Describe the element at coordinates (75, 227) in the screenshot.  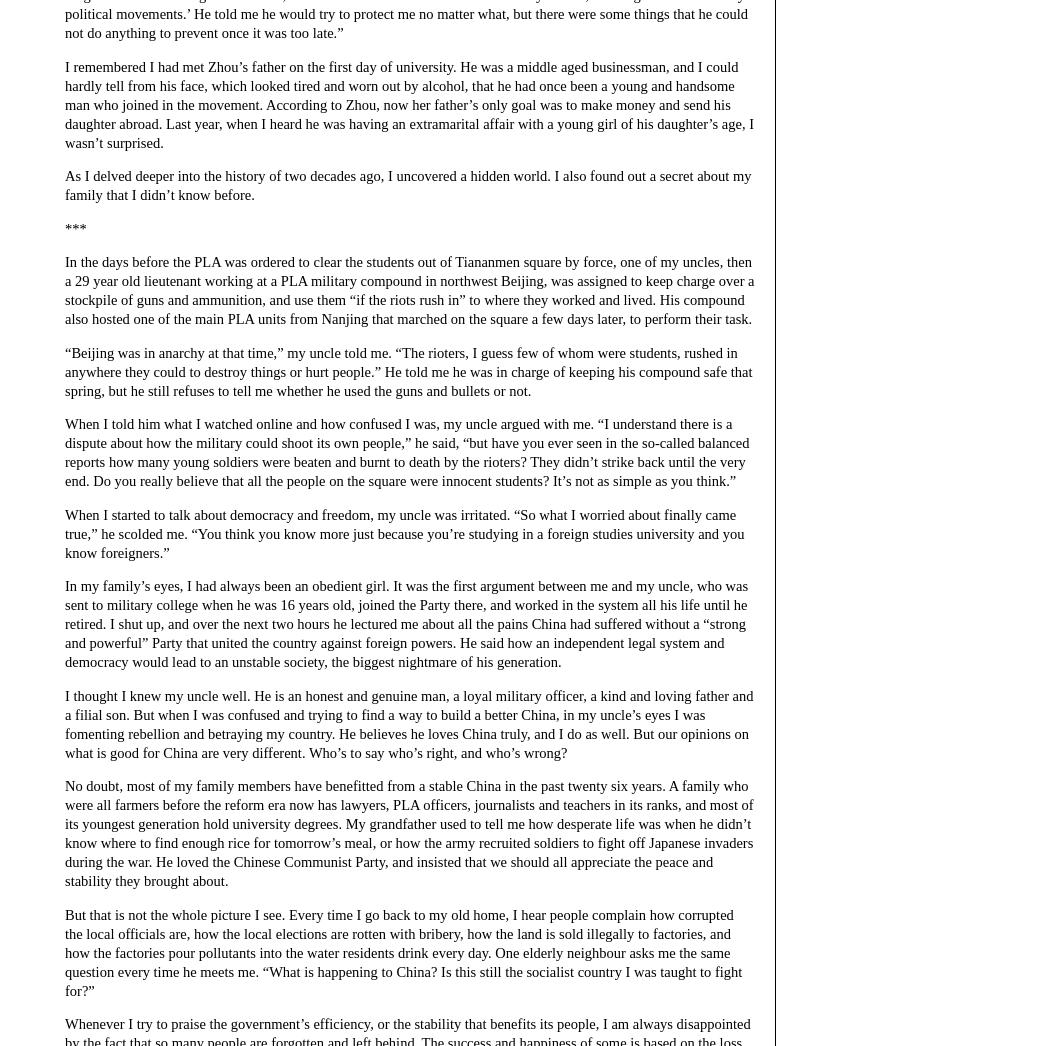
I see `'***'` at that location.